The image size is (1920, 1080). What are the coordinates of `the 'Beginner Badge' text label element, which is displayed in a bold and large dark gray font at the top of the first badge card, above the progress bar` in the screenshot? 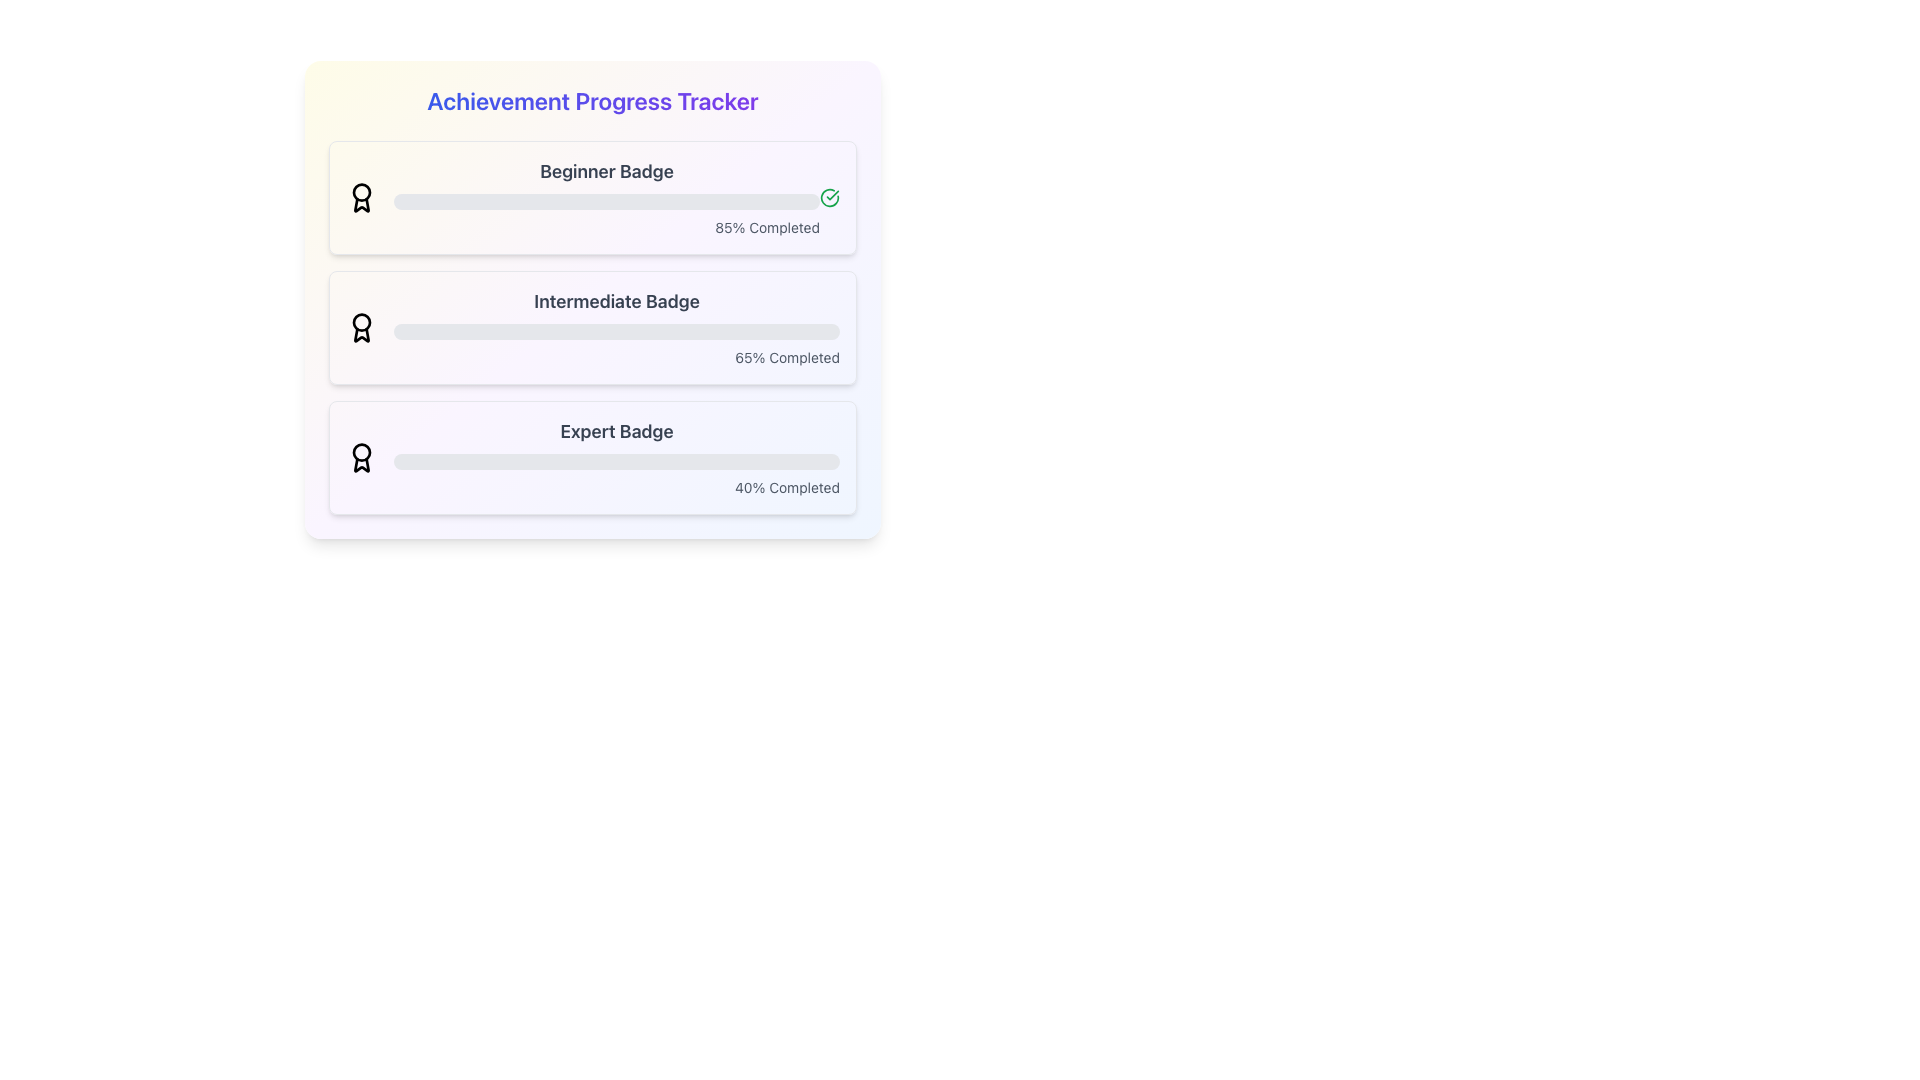 It's located at (605, 171).